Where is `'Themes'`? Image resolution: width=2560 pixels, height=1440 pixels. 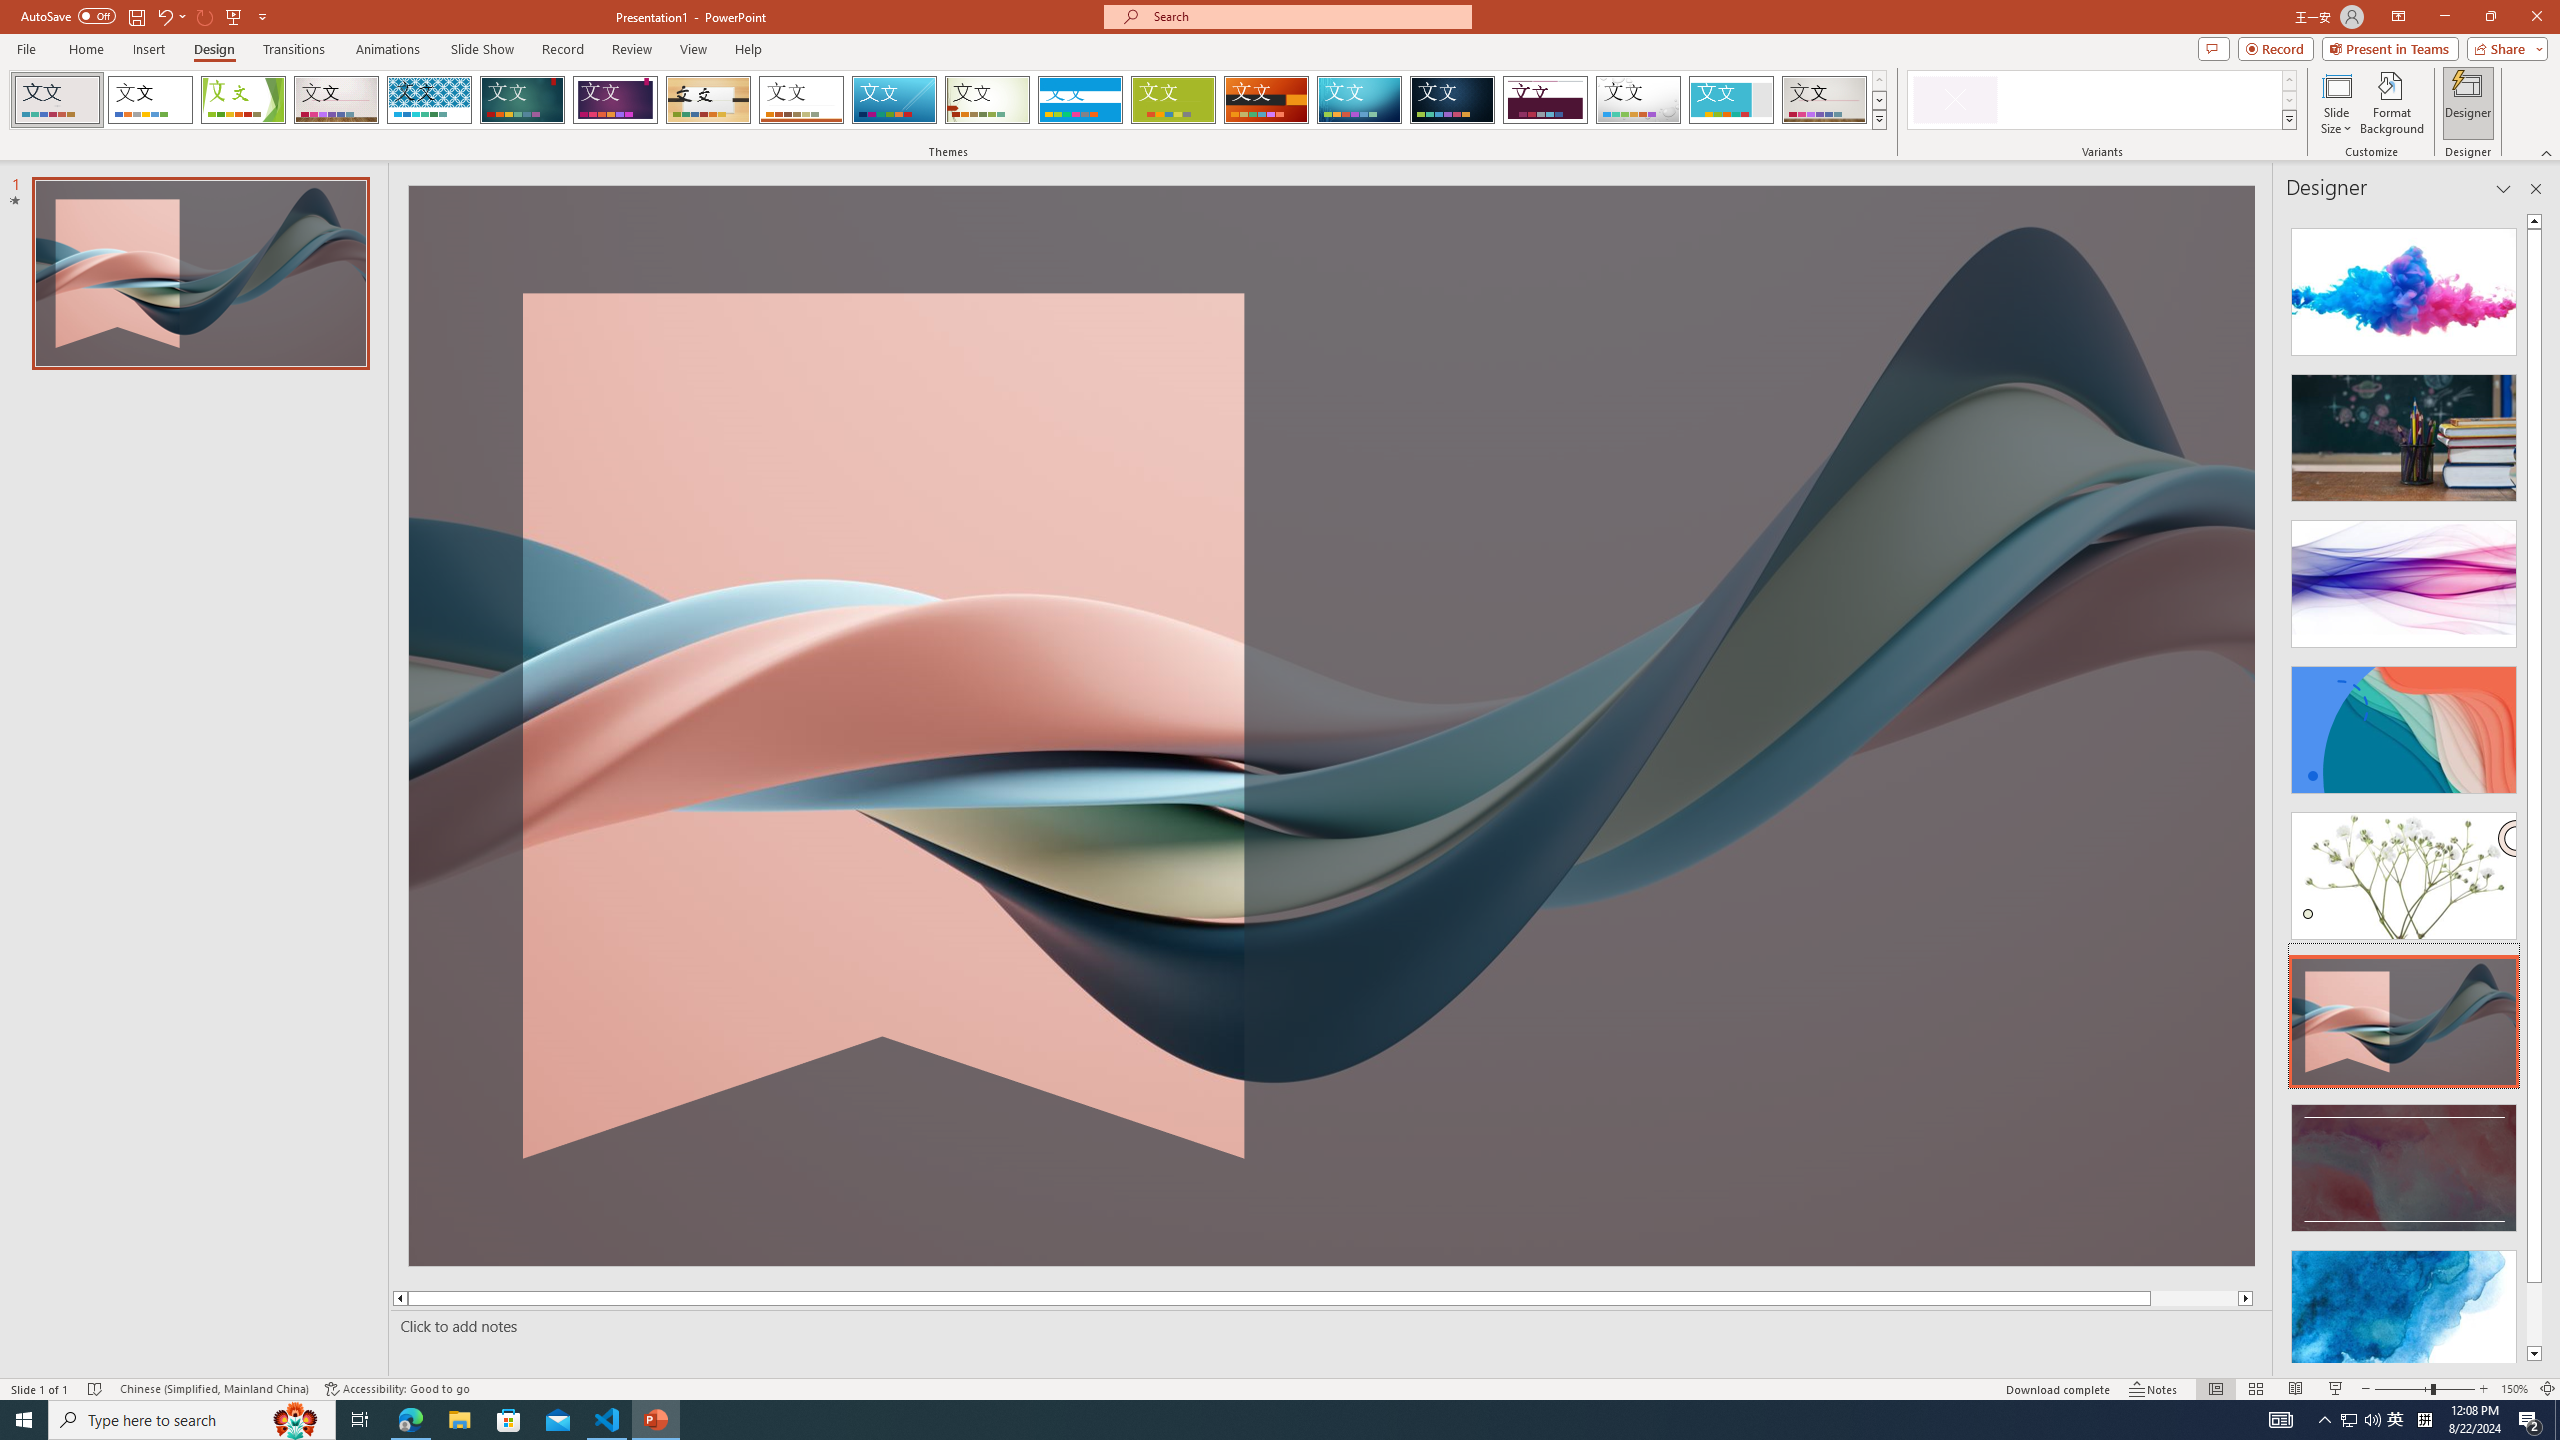 'Themes' is located at coordinates (1879, 118).